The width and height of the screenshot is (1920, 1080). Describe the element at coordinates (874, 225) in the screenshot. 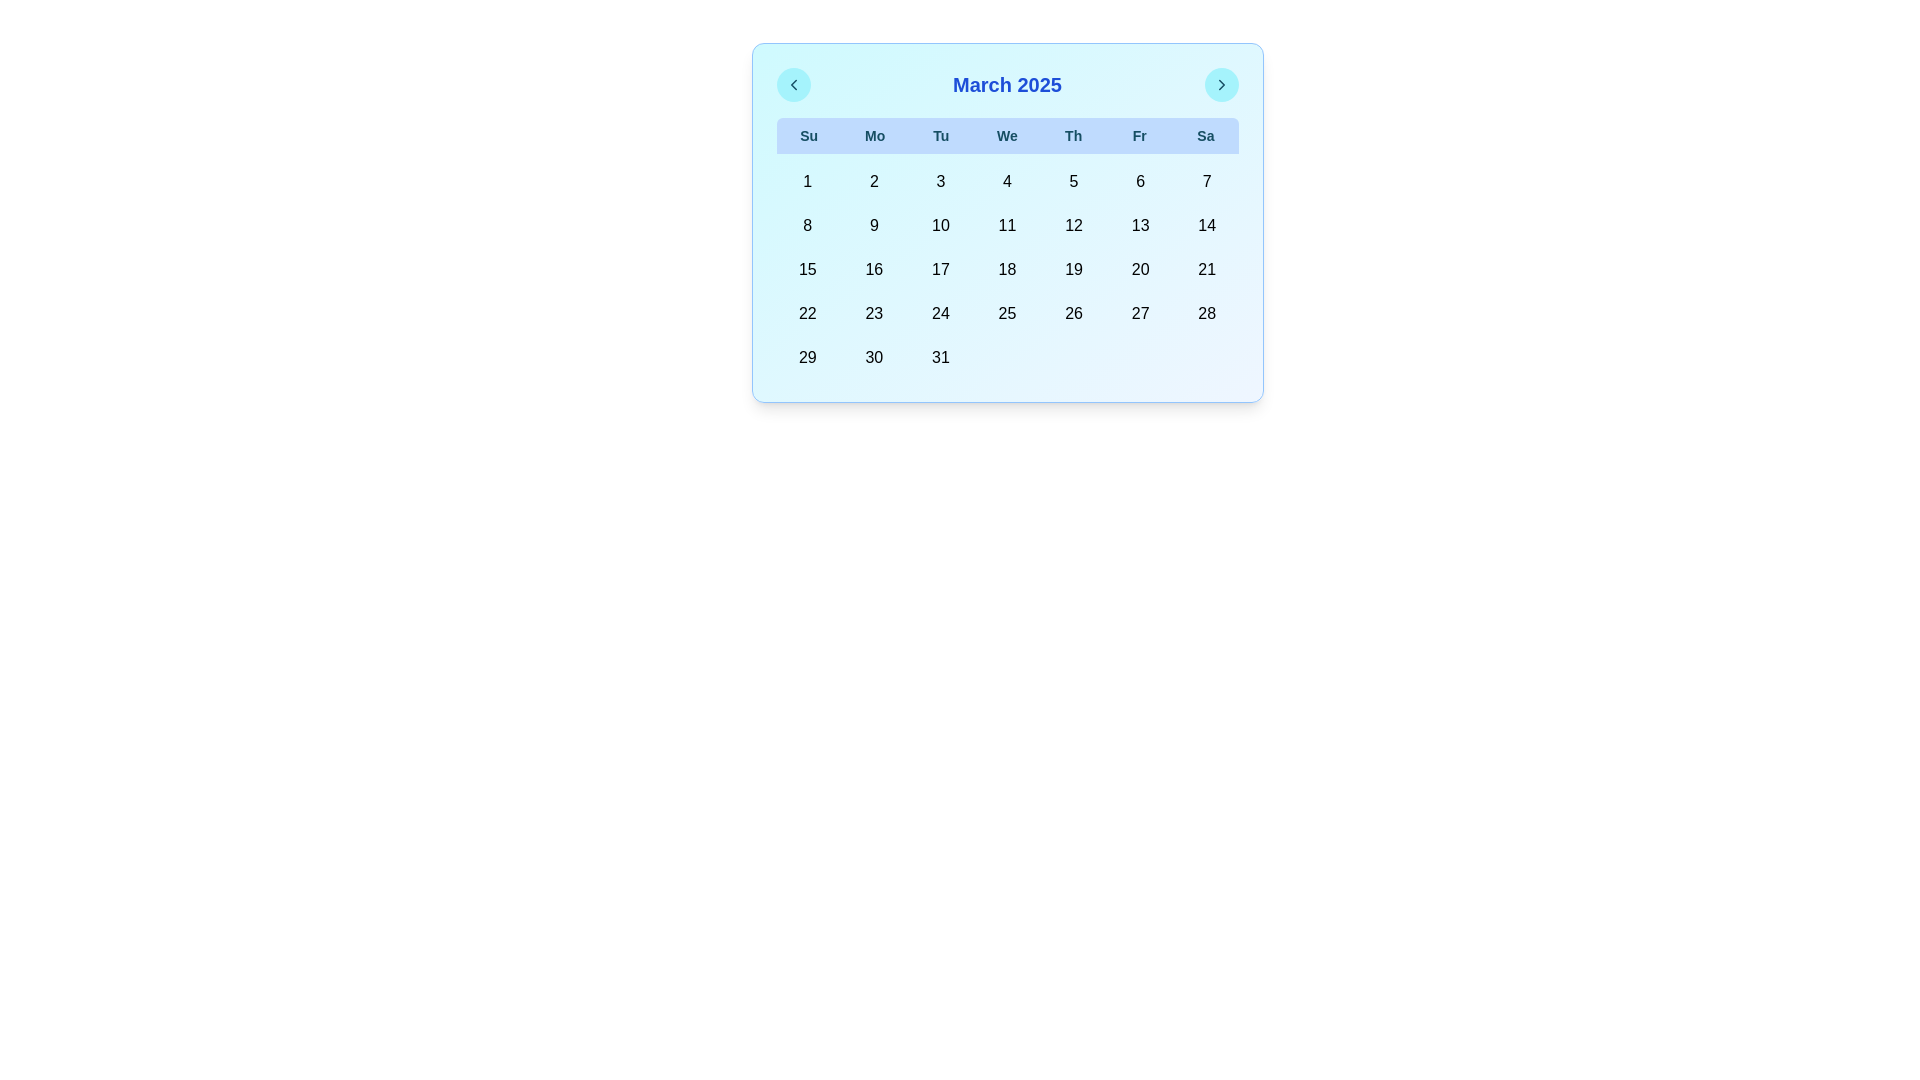

I see `the medium-sized button with rounded corners and a light blue background that contains the numeral '9'` at that location.